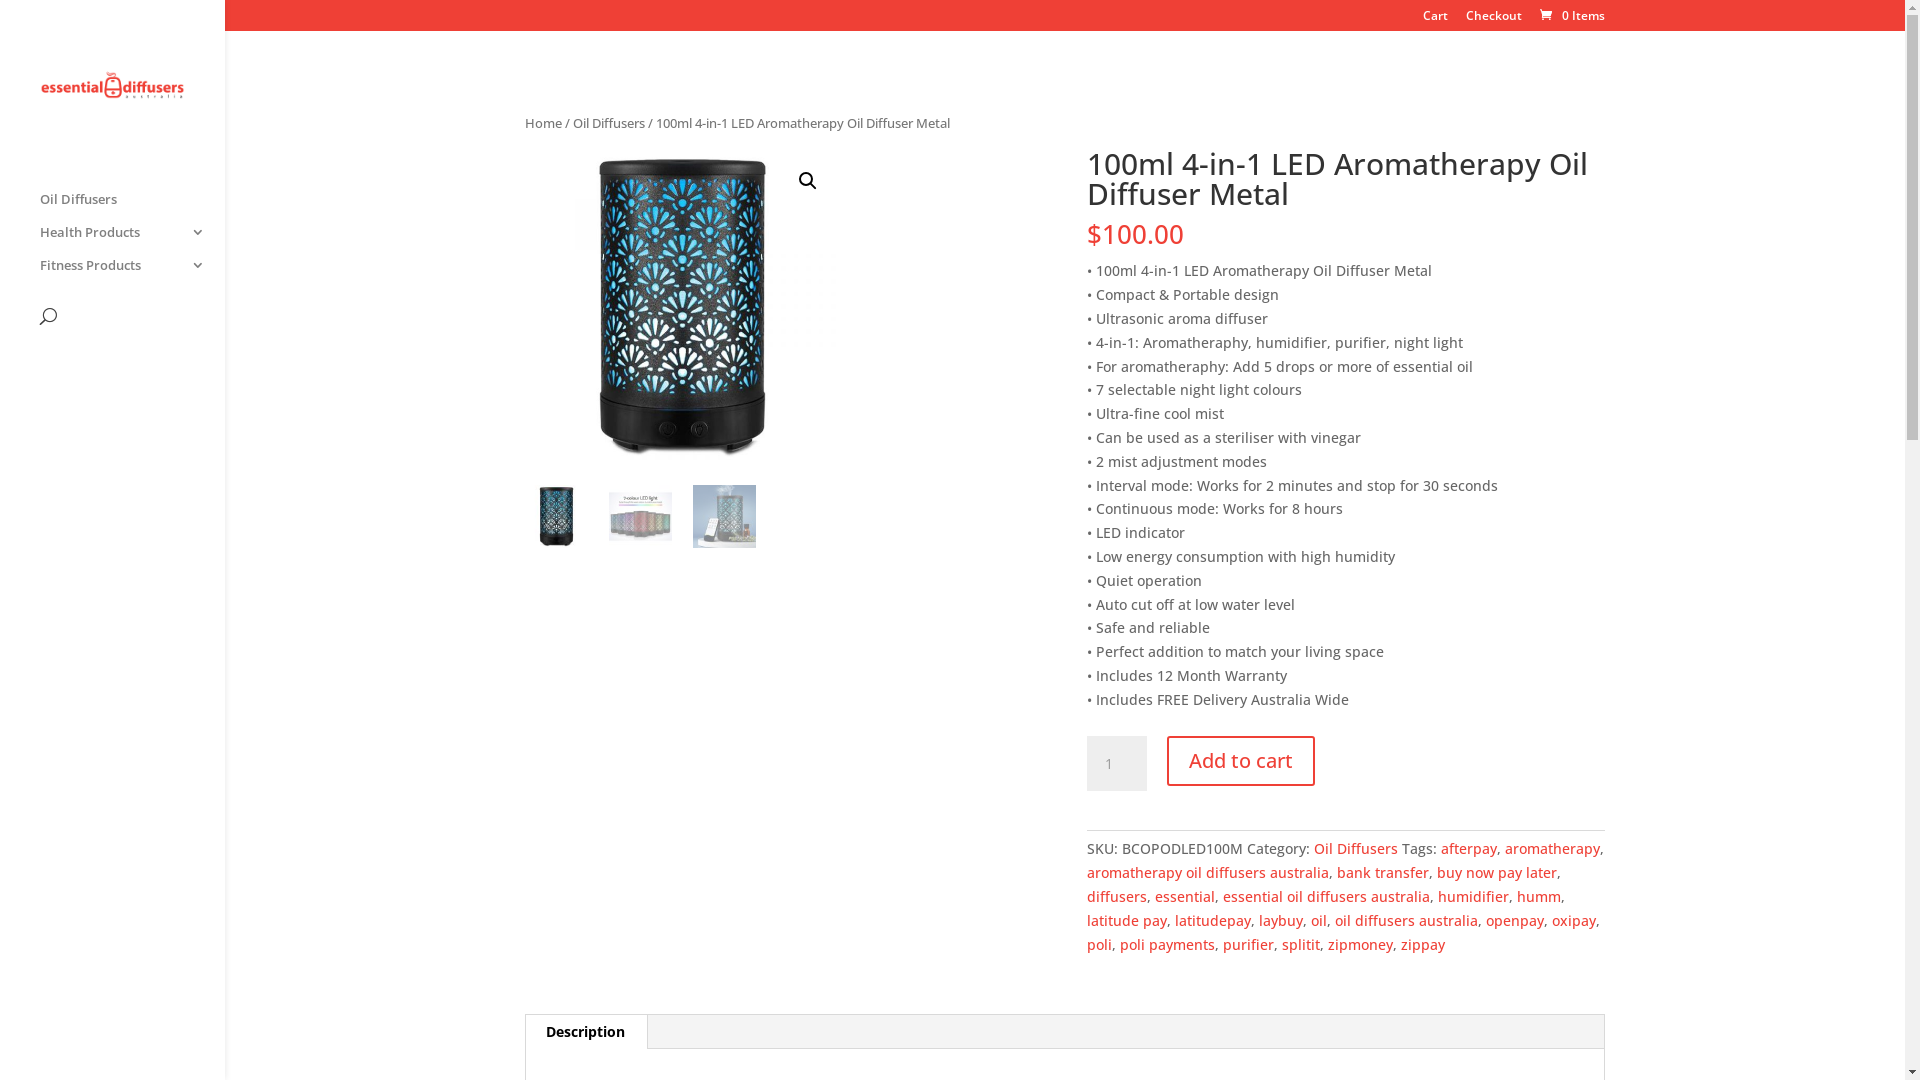 This screenshot has width=1920, height=1080. Describe the element at coordinates (1434, 20) in the screenshot. I see `'Cart'` at that location.